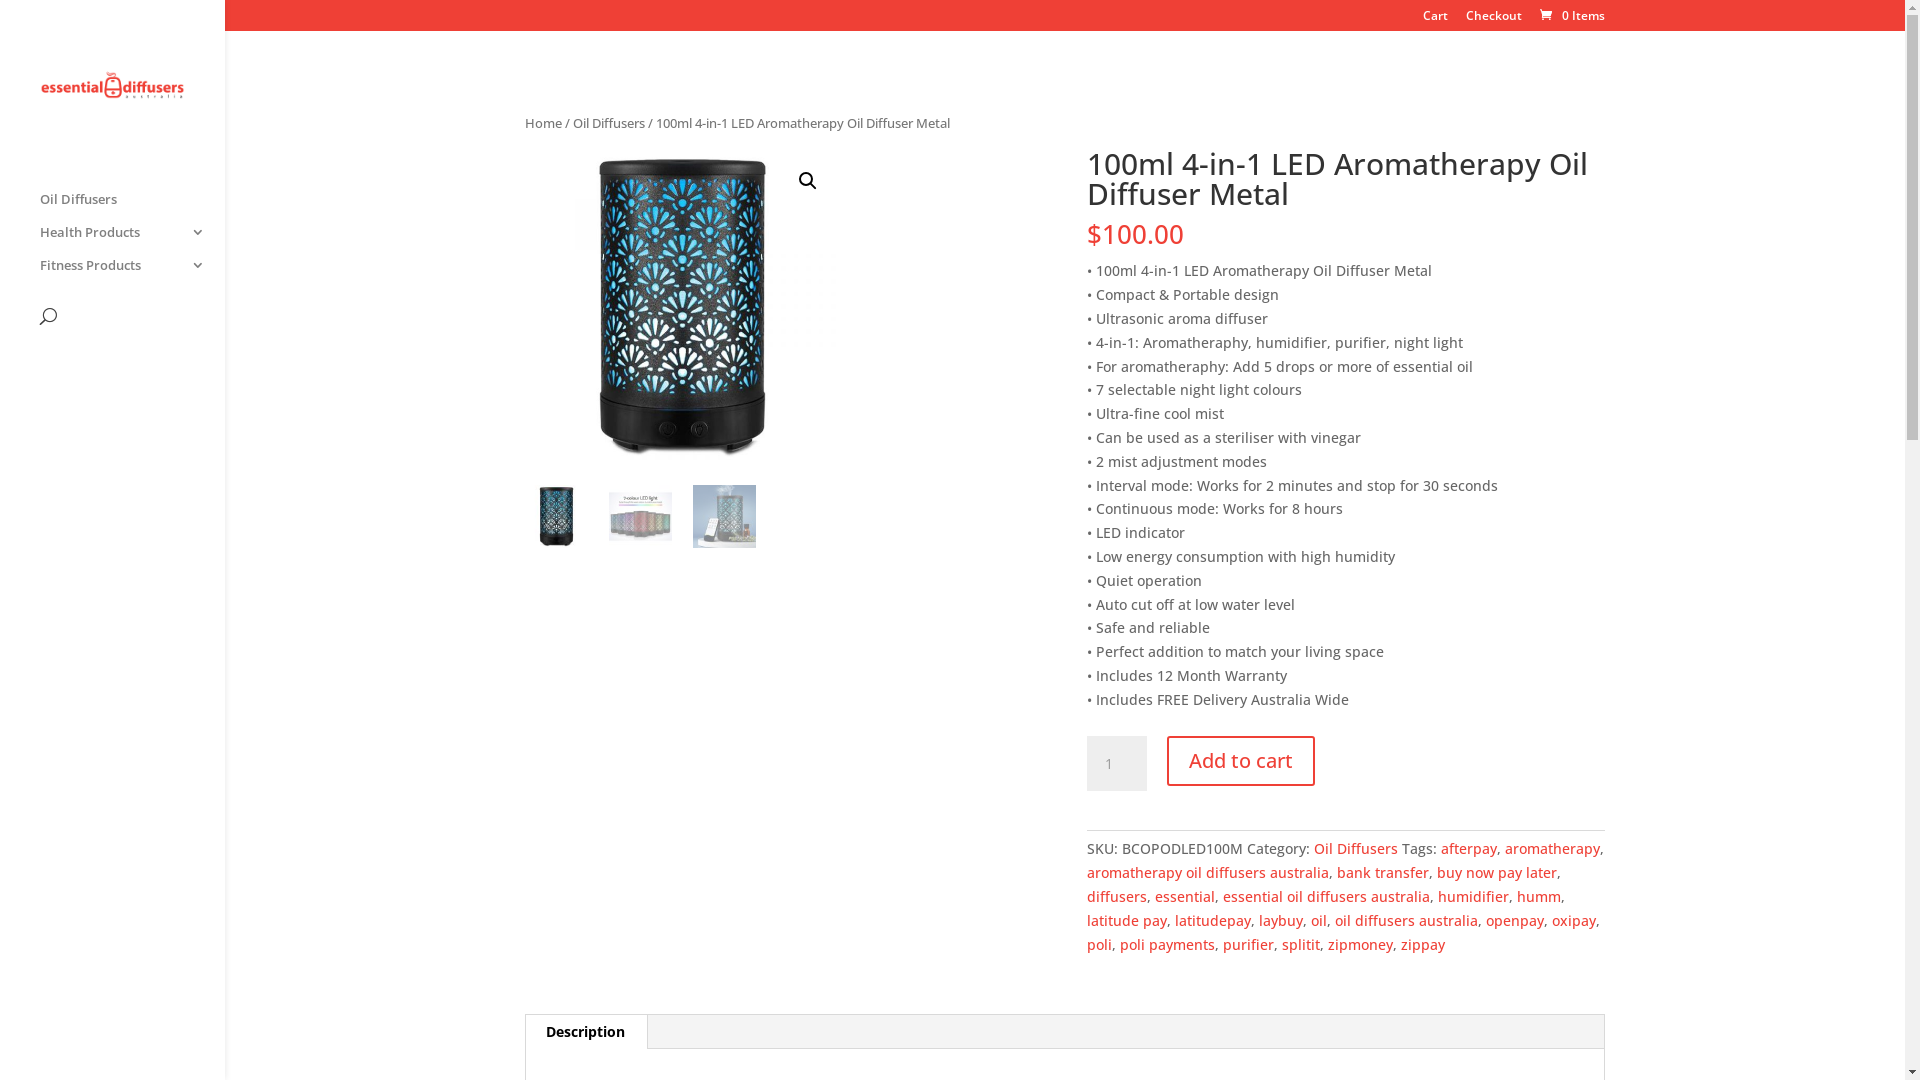 This screenshot has width=1920, height=1080. Describe the element at coordinates (1434, 20) in the screenshot. I see `'Cart'` at that location.